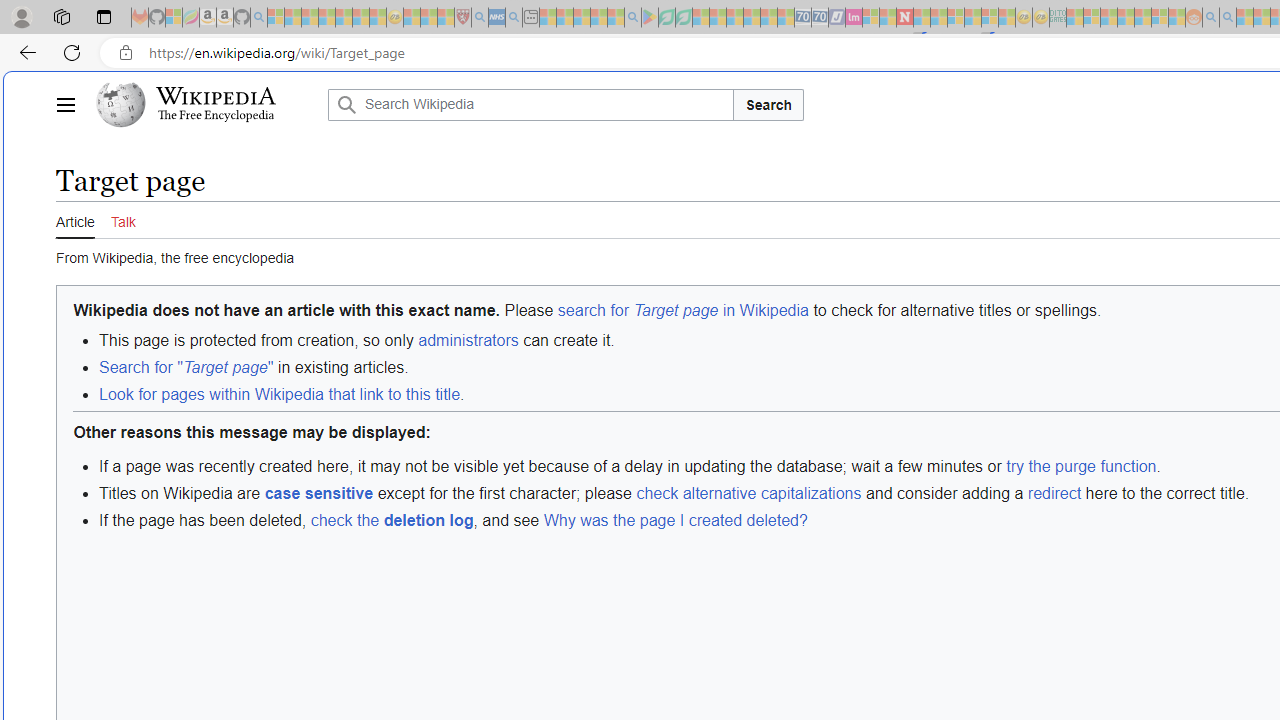 Image resolution: width=1280 pixels, height=720 pixels. What do you see at coordinates (186, 368) in the screenshot?
I see `'Search for "Target page"'` at bounding box center [186, 368].